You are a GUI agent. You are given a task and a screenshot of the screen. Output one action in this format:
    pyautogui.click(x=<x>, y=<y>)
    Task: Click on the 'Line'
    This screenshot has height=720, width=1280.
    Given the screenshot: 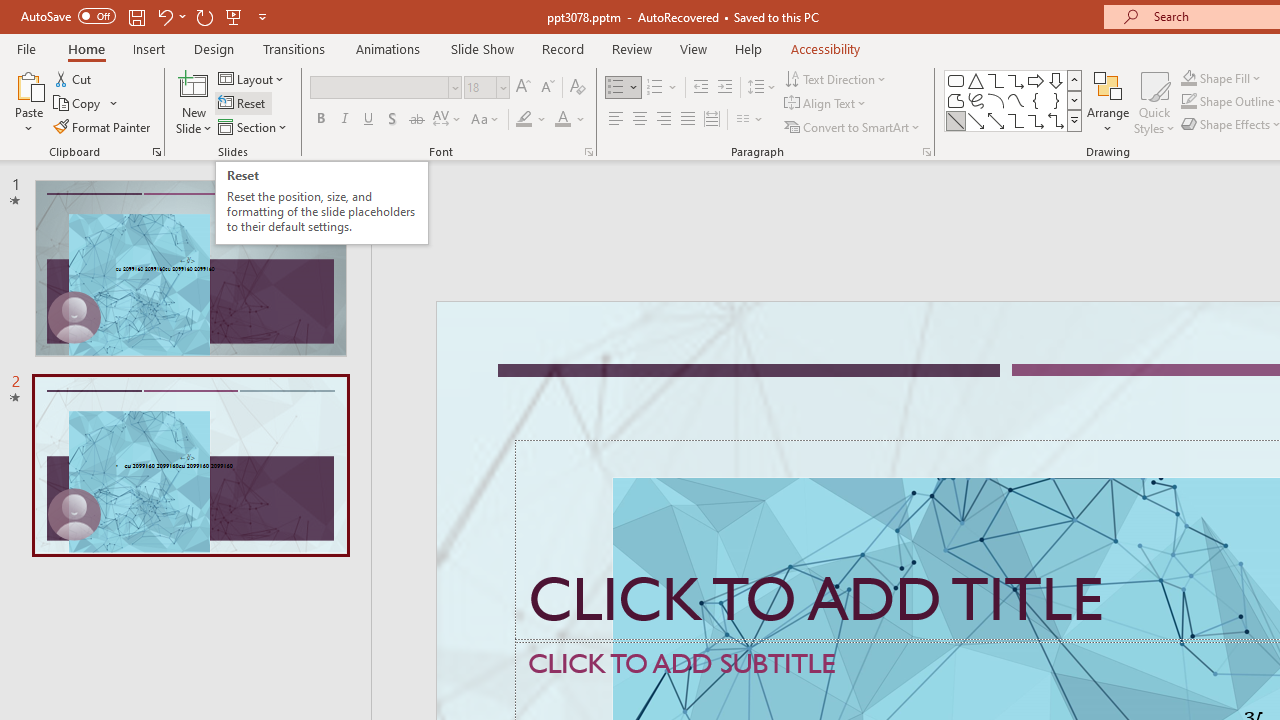 What is the action you would take?
    pyautogui.click(x=955, y=120)
    